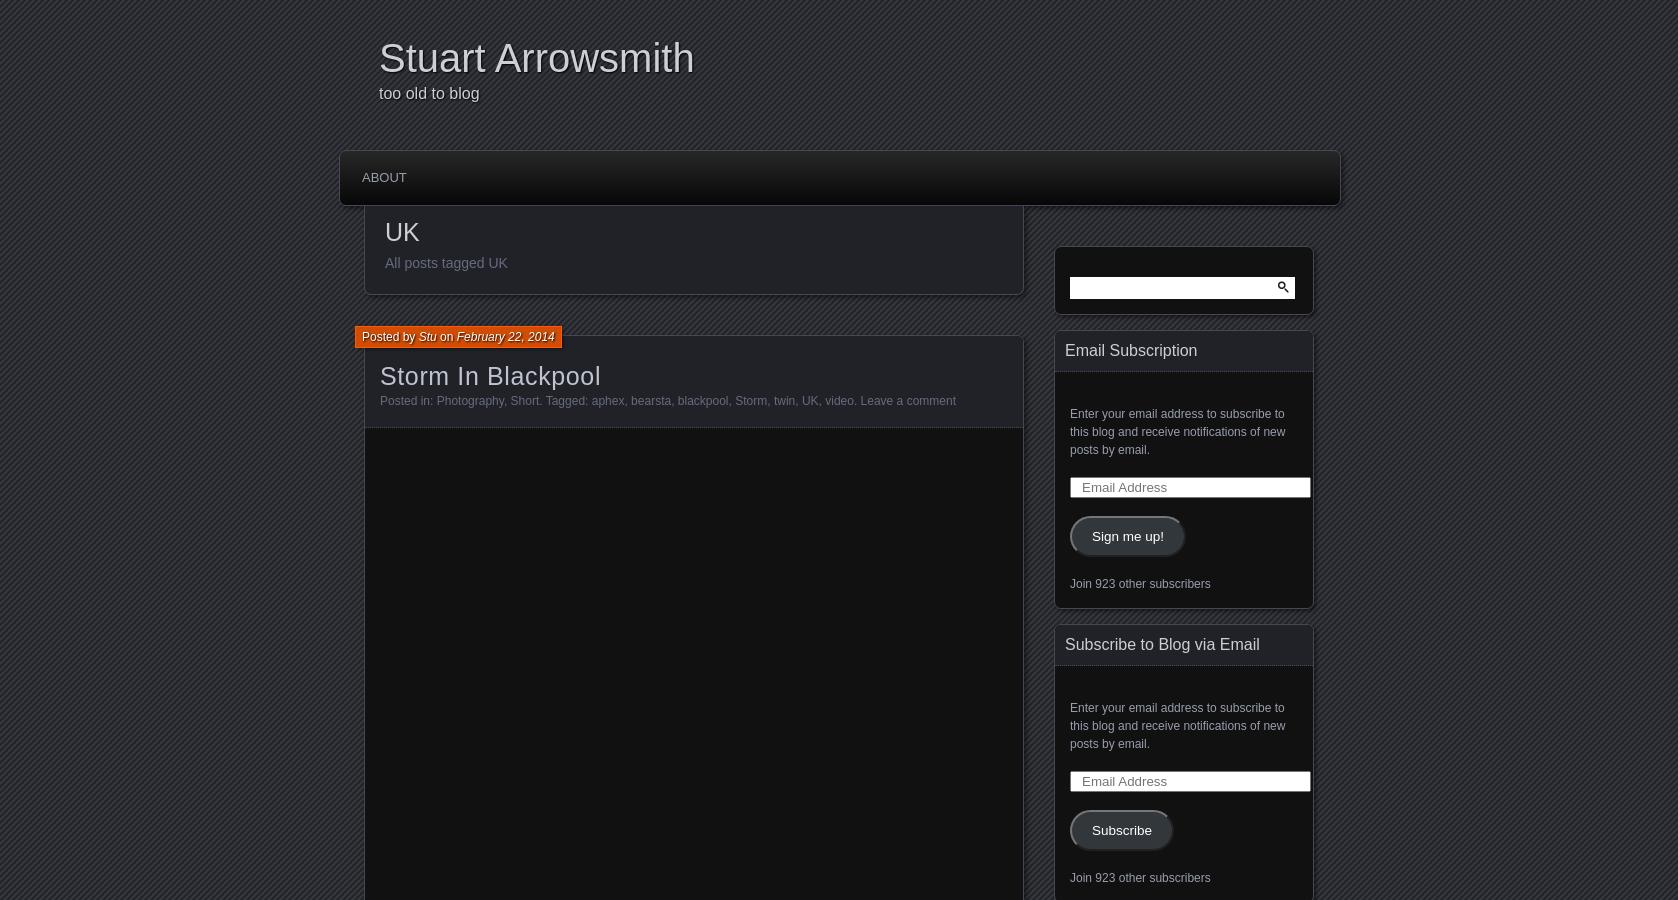 Image resolution: width=1678 pixels, height=900 pixels. I want to click on 'February 22, 2014', so click(504, 335).